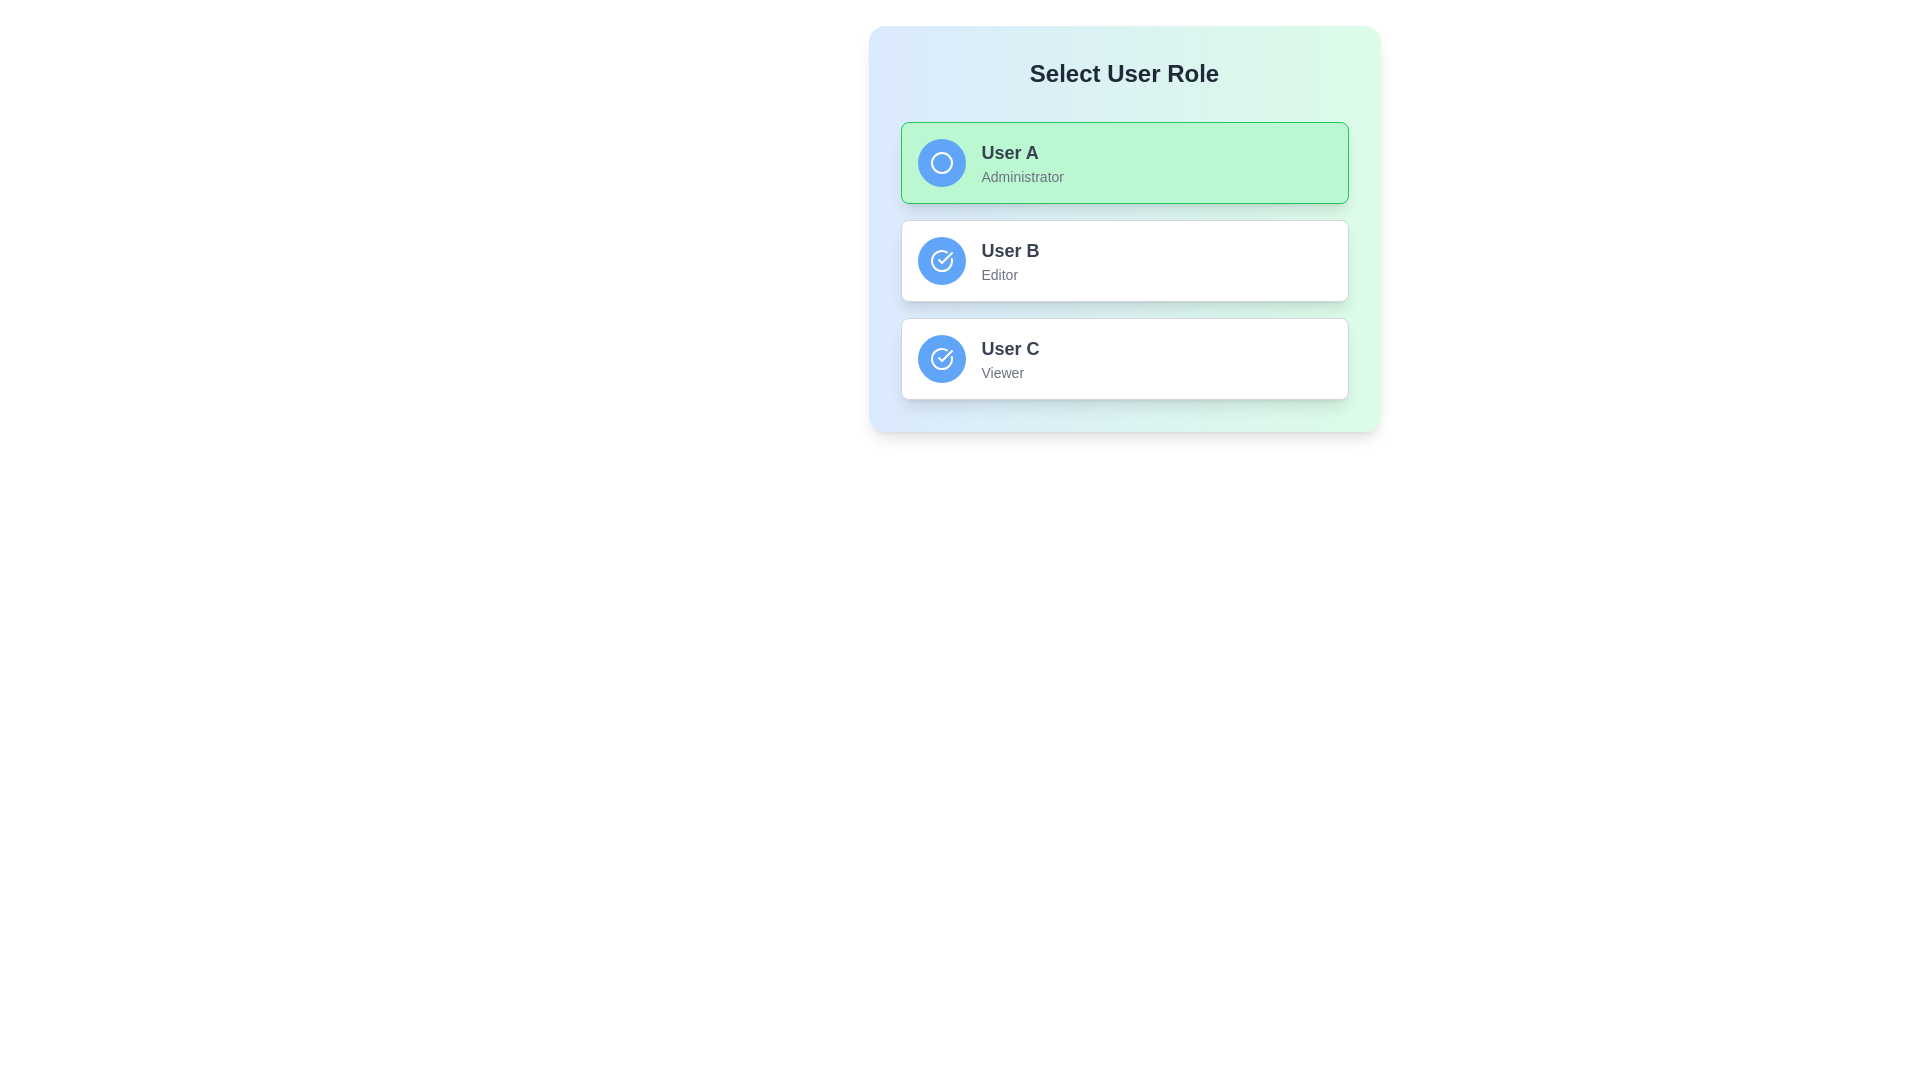 The height and width of the screenshot is (1080, 1920). I want to click on the label displaying the username and user role in the third option of the user role selection panel, located to the right of the circular blue icon with a white check mark, so click(1010, 357).